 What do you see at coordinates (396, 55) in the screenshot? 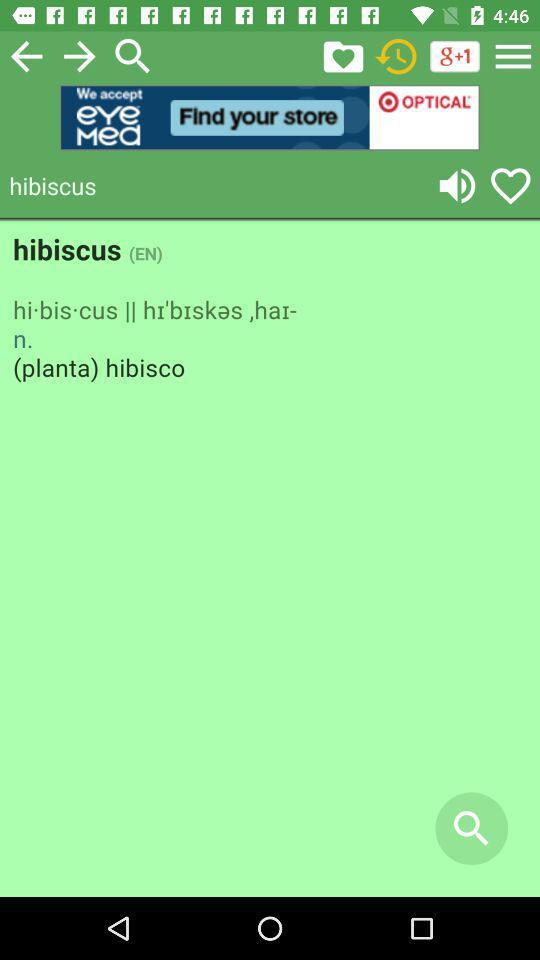
I see `refresh` at bounding box center [396, 55].